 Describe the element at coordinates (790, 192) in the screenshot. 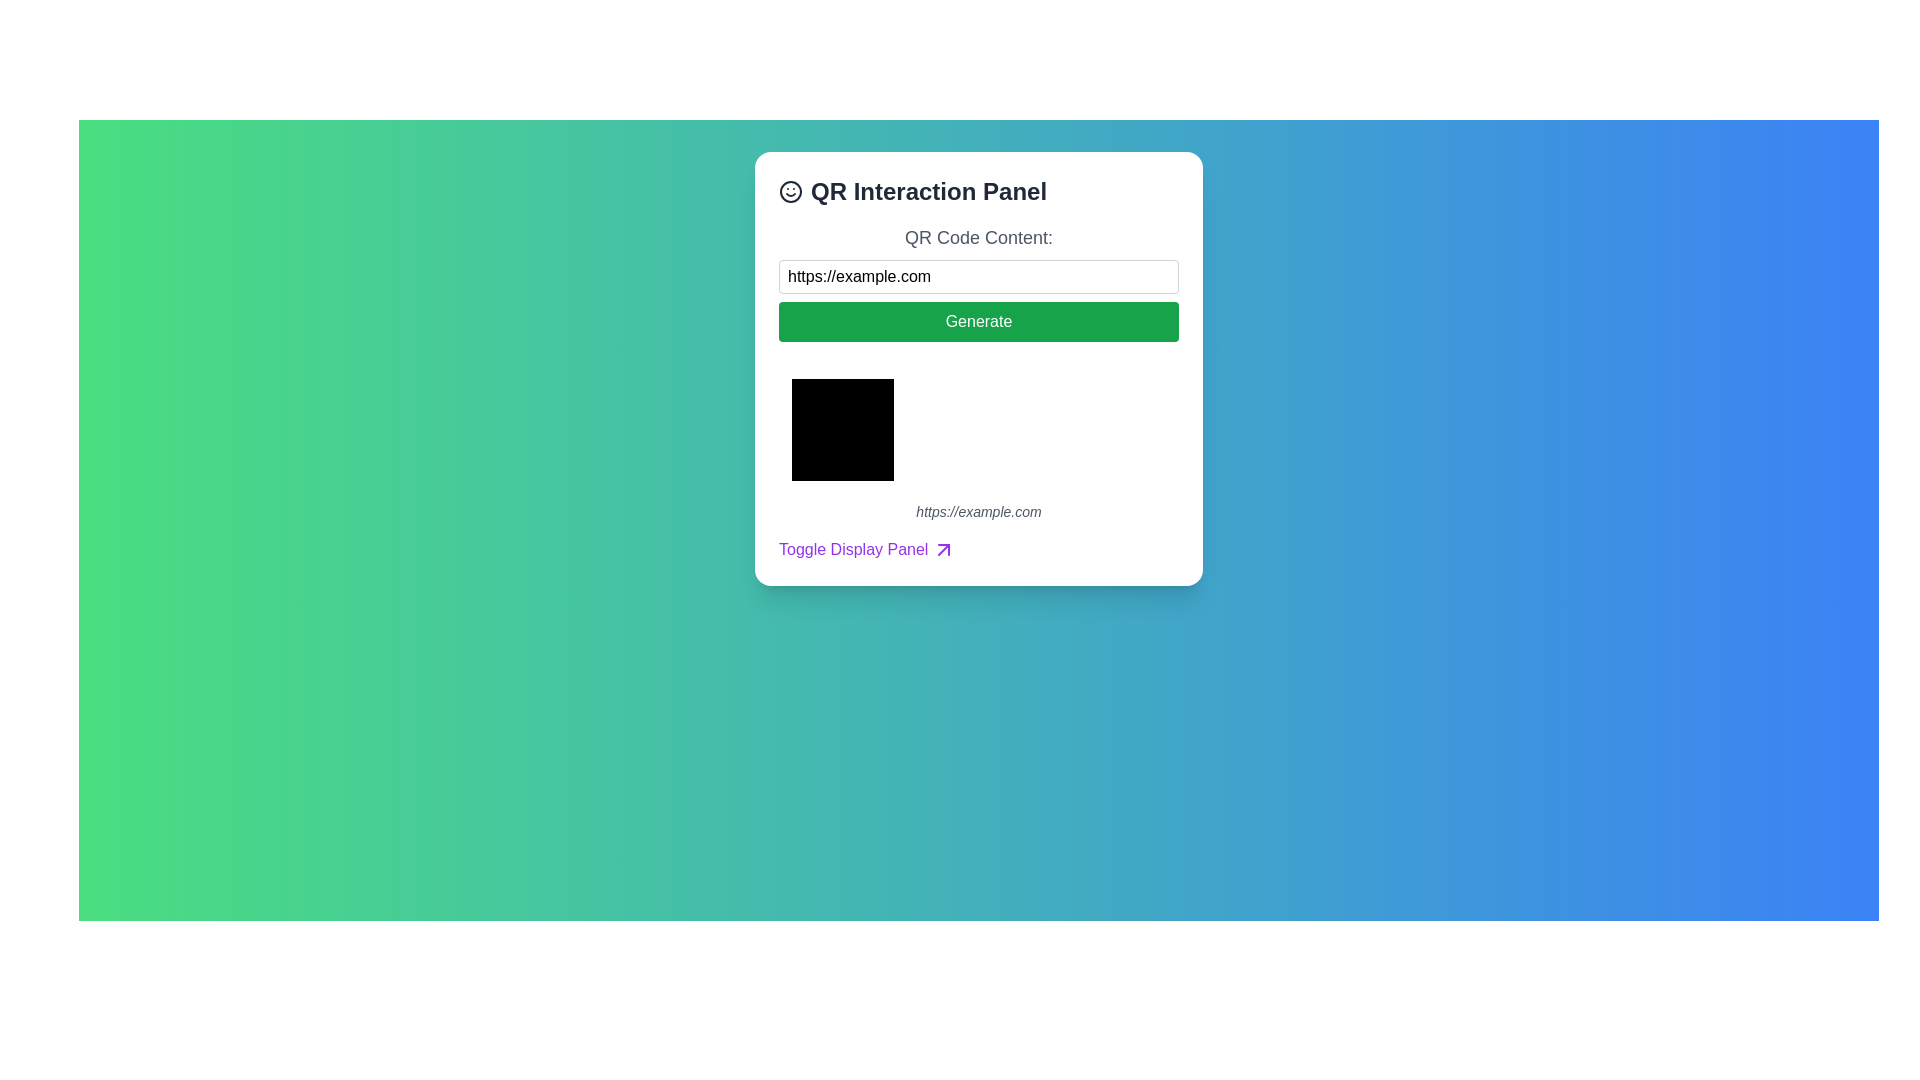

I see `the decorative icon located to the left of the 'QR Interaction Panel' title in the header of the panel` at that location.